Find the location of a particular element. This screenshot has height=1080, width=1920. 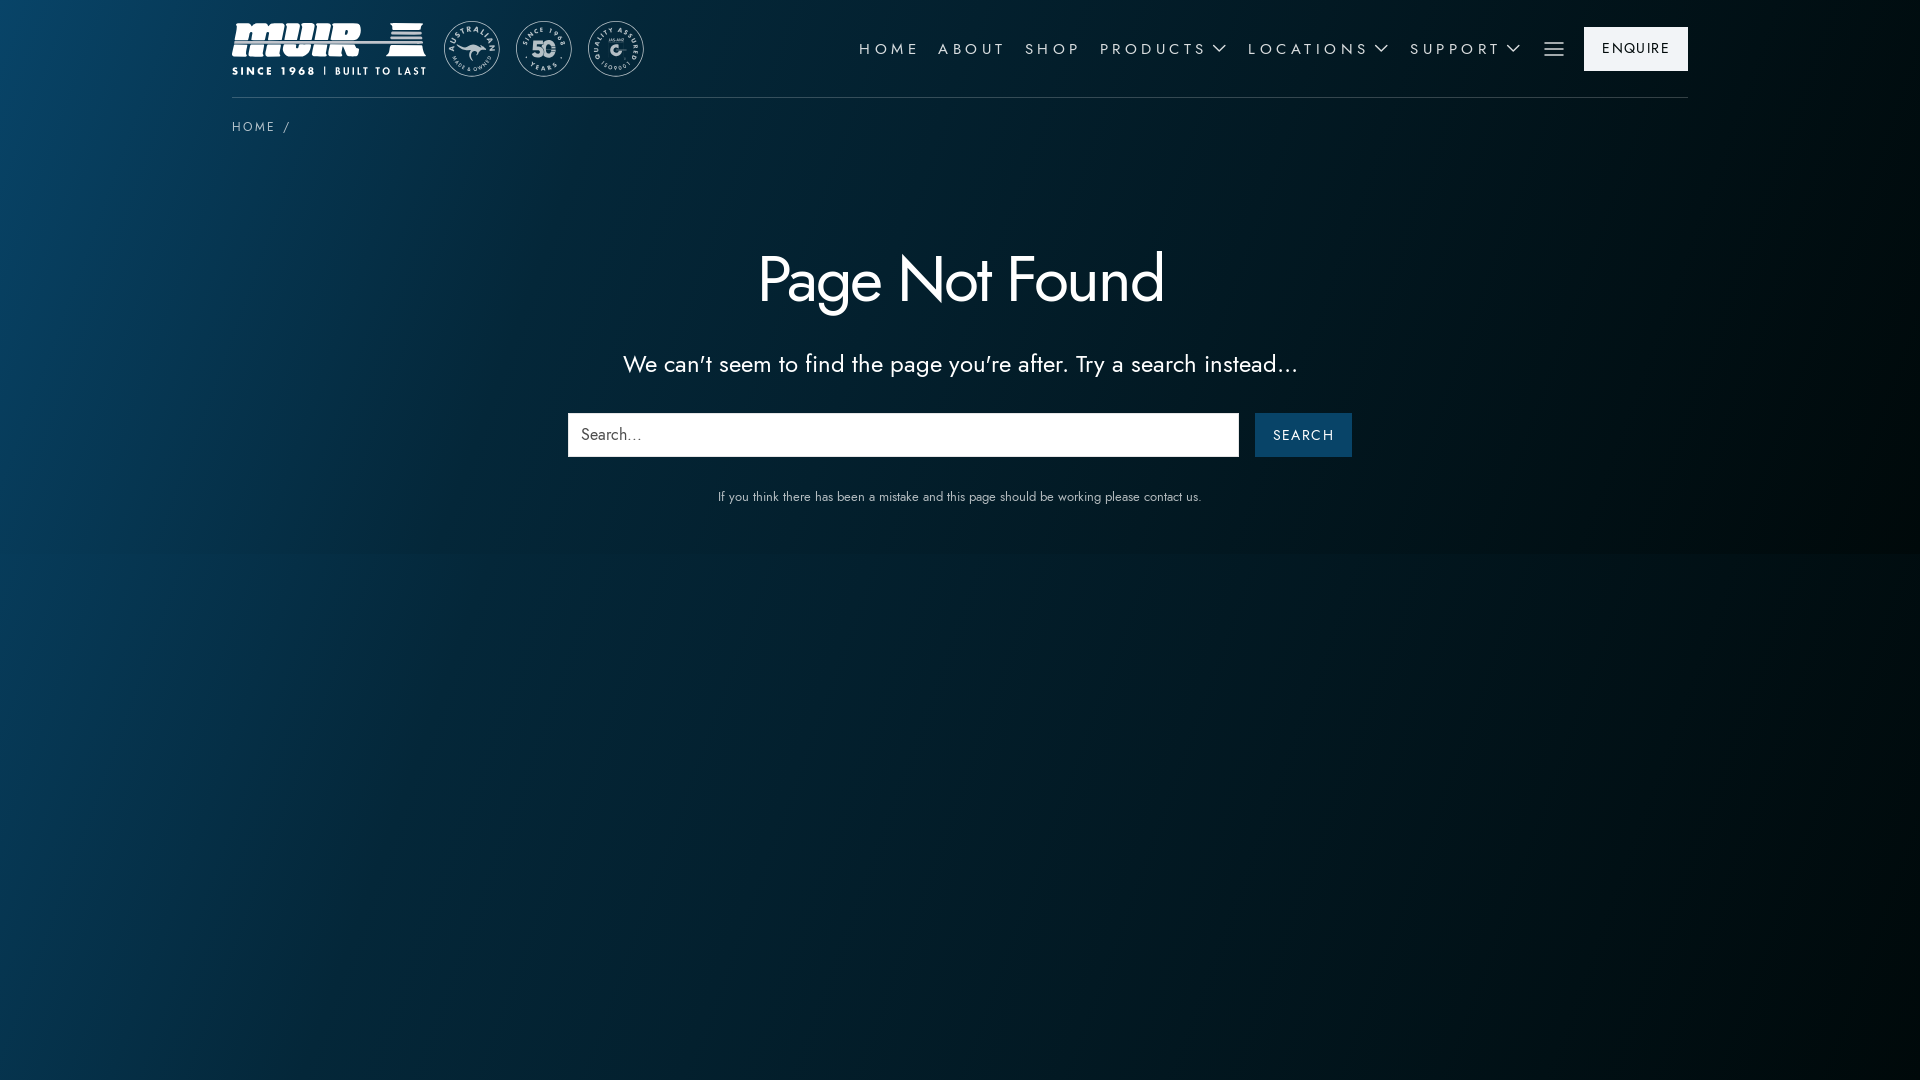

'HOME' is located at coordinates (253, 127).